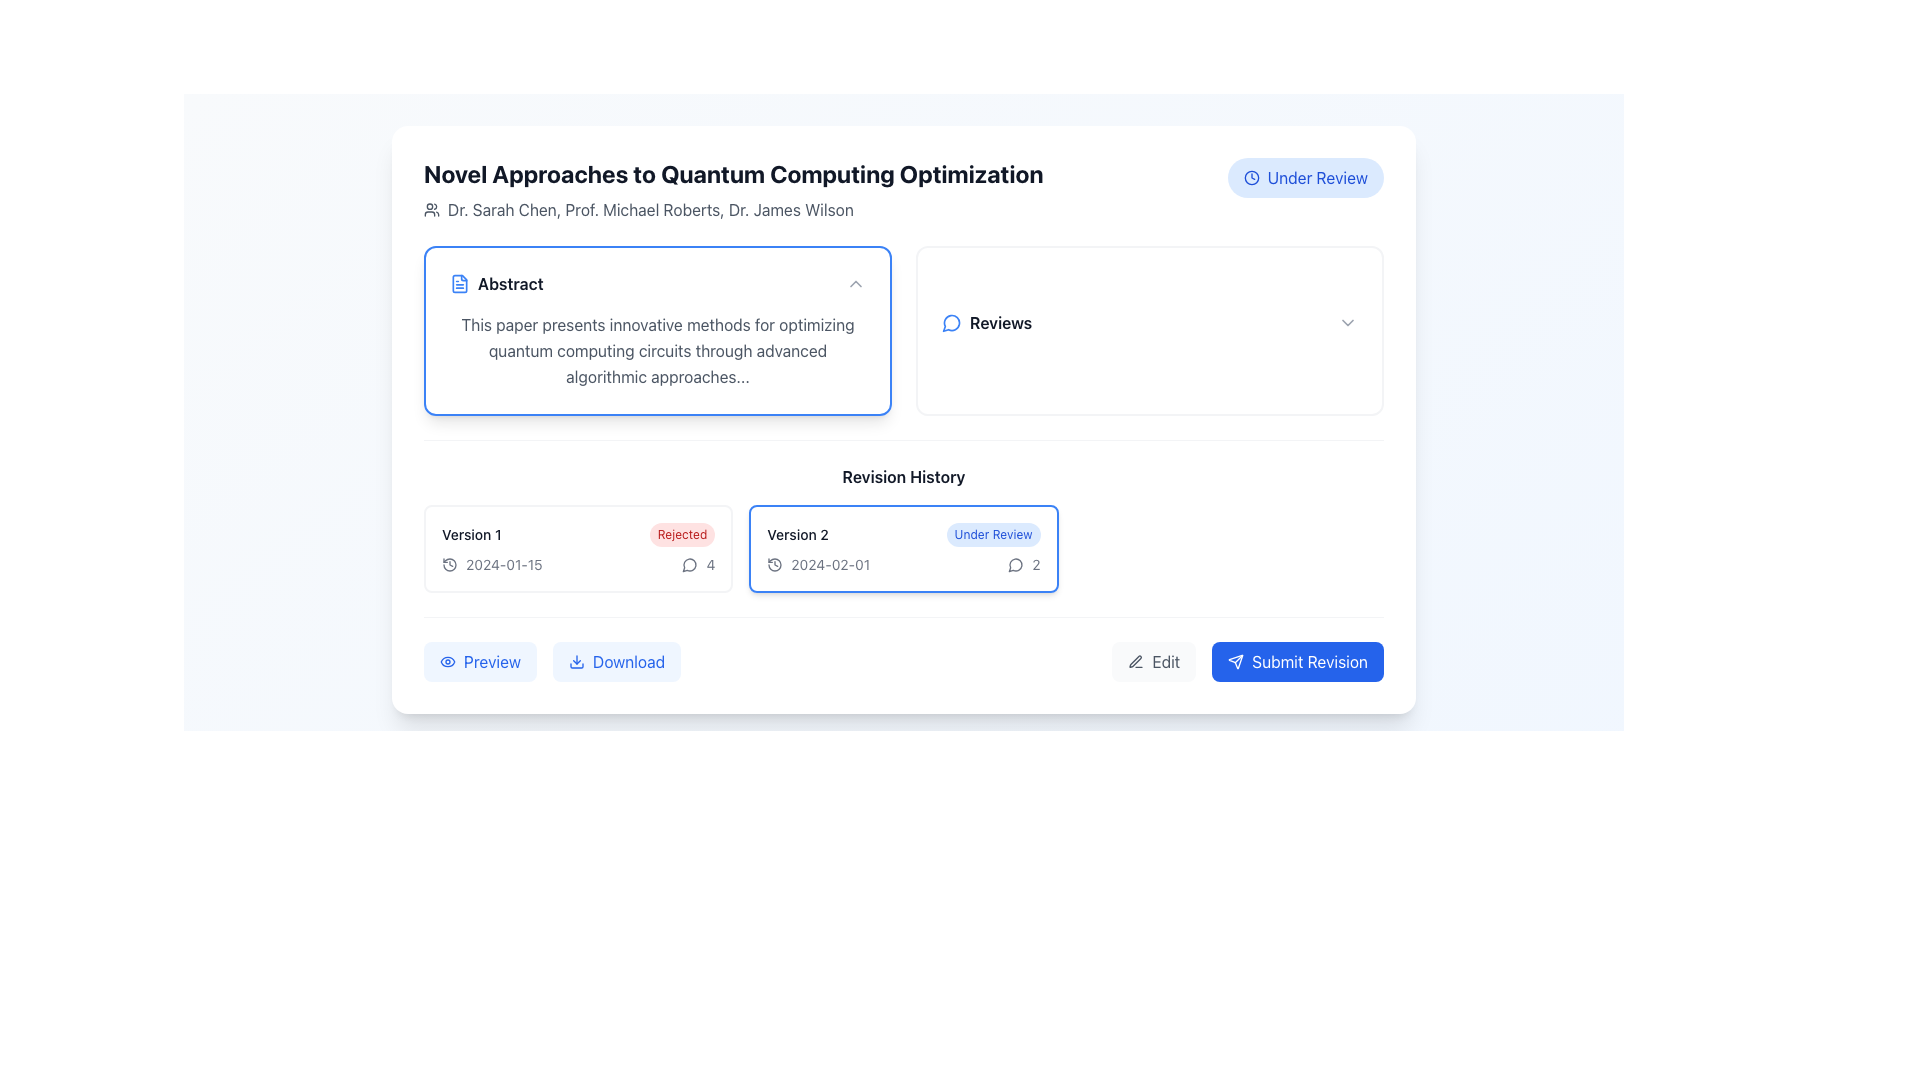 The image size is (1920, 1080). I want to click on the Text label indicating the 'Version 2' in the 'Revision History' section, which precedes the text 'Under Review', so click(797, 534).